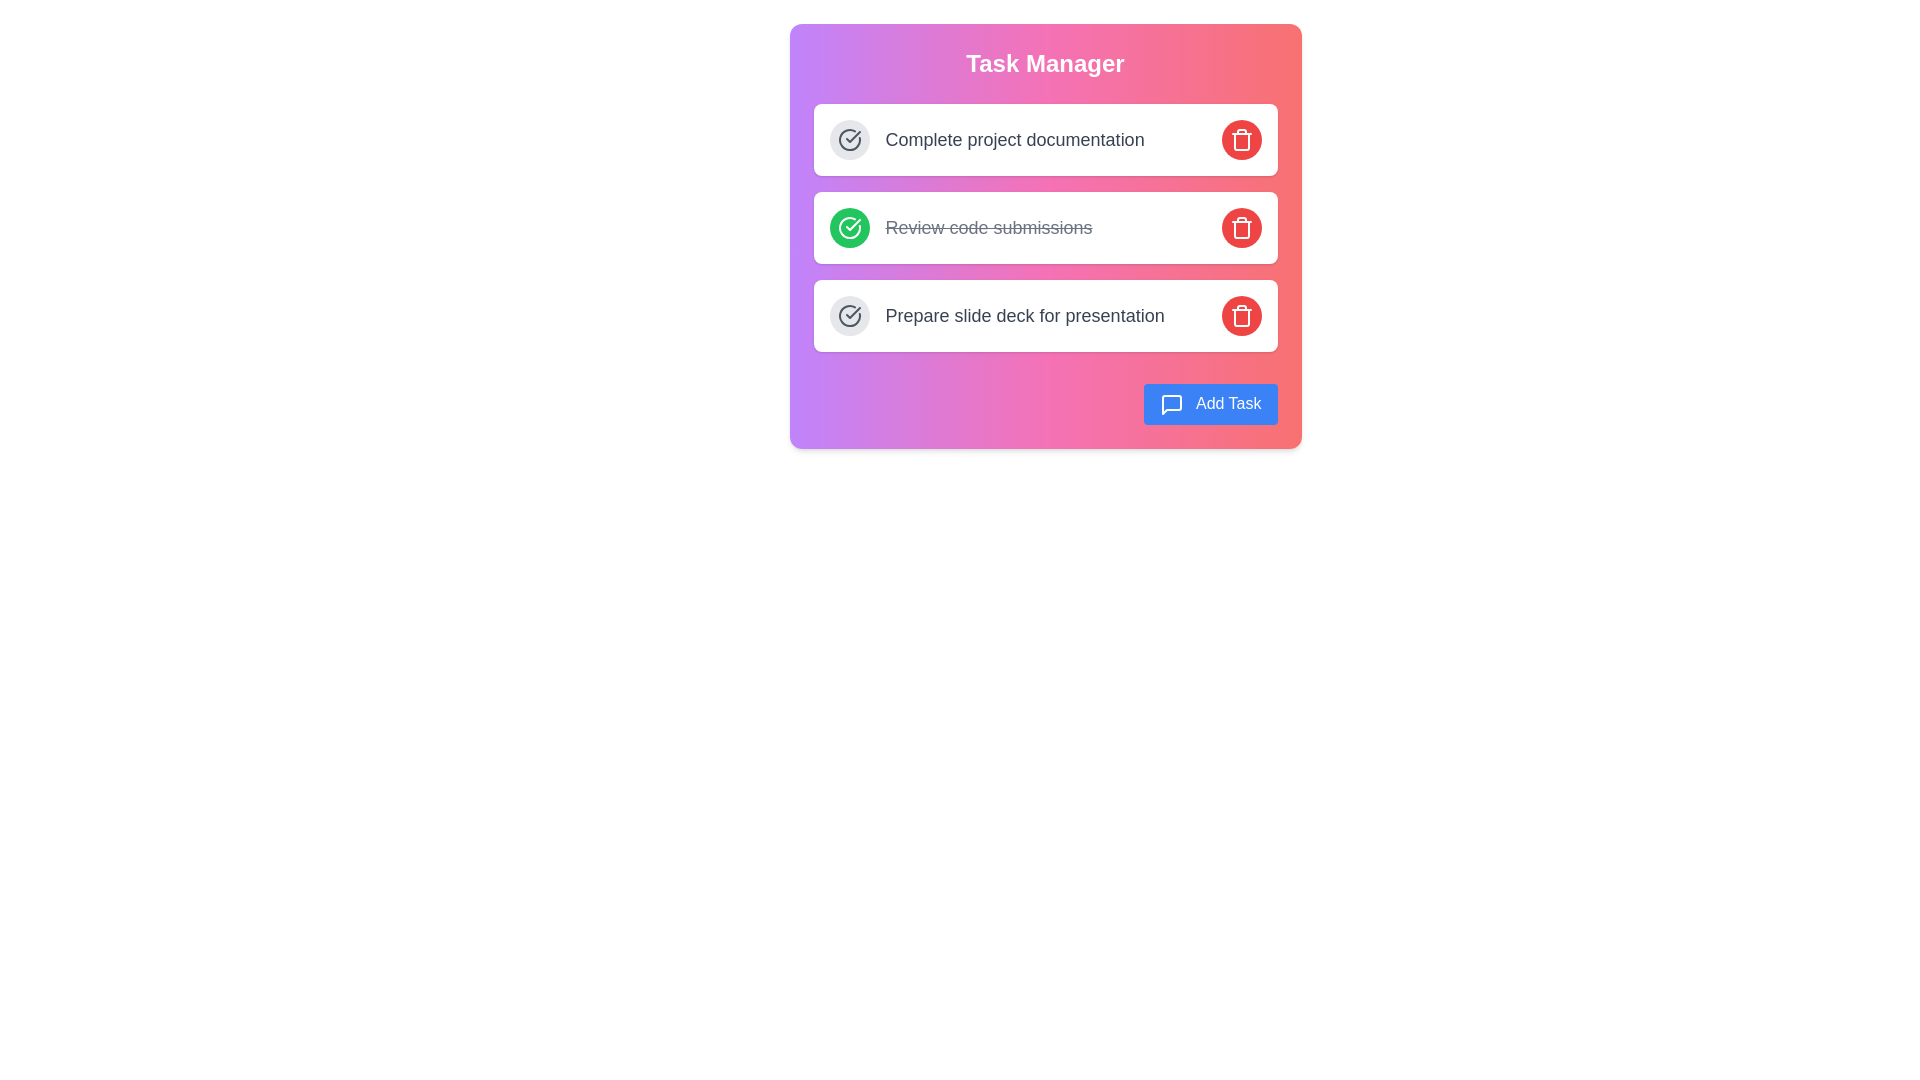 Image resolution: width=1920 pixels, height=1080 pixels. What do you see at coordinates (849, 315) in the screenshot?
I see `the icon showing completion status located on the left side of the third task item` at bounding box center [849, 315].